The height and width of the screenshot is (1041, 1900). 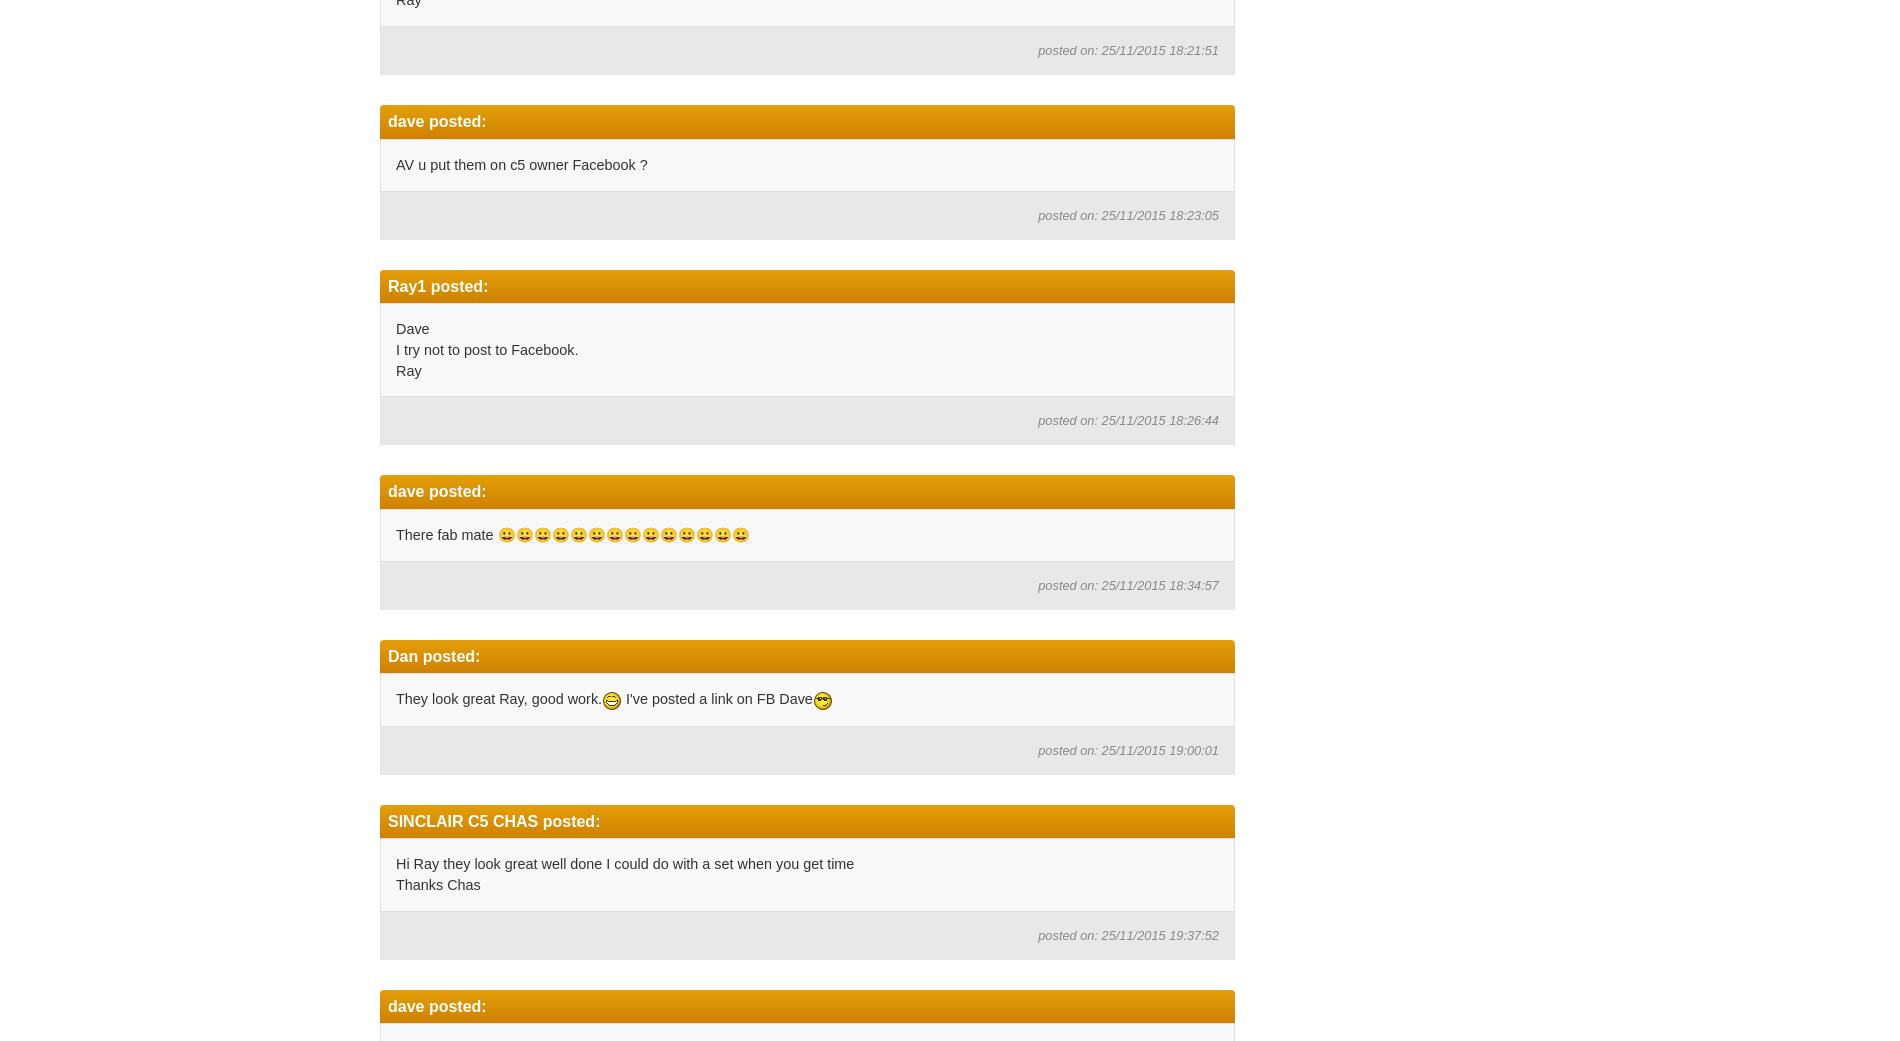 What do you see at coordinates (436, 883) in the screenshot?
I see `'Thanks Chas'` at bounding box center [436, 883].